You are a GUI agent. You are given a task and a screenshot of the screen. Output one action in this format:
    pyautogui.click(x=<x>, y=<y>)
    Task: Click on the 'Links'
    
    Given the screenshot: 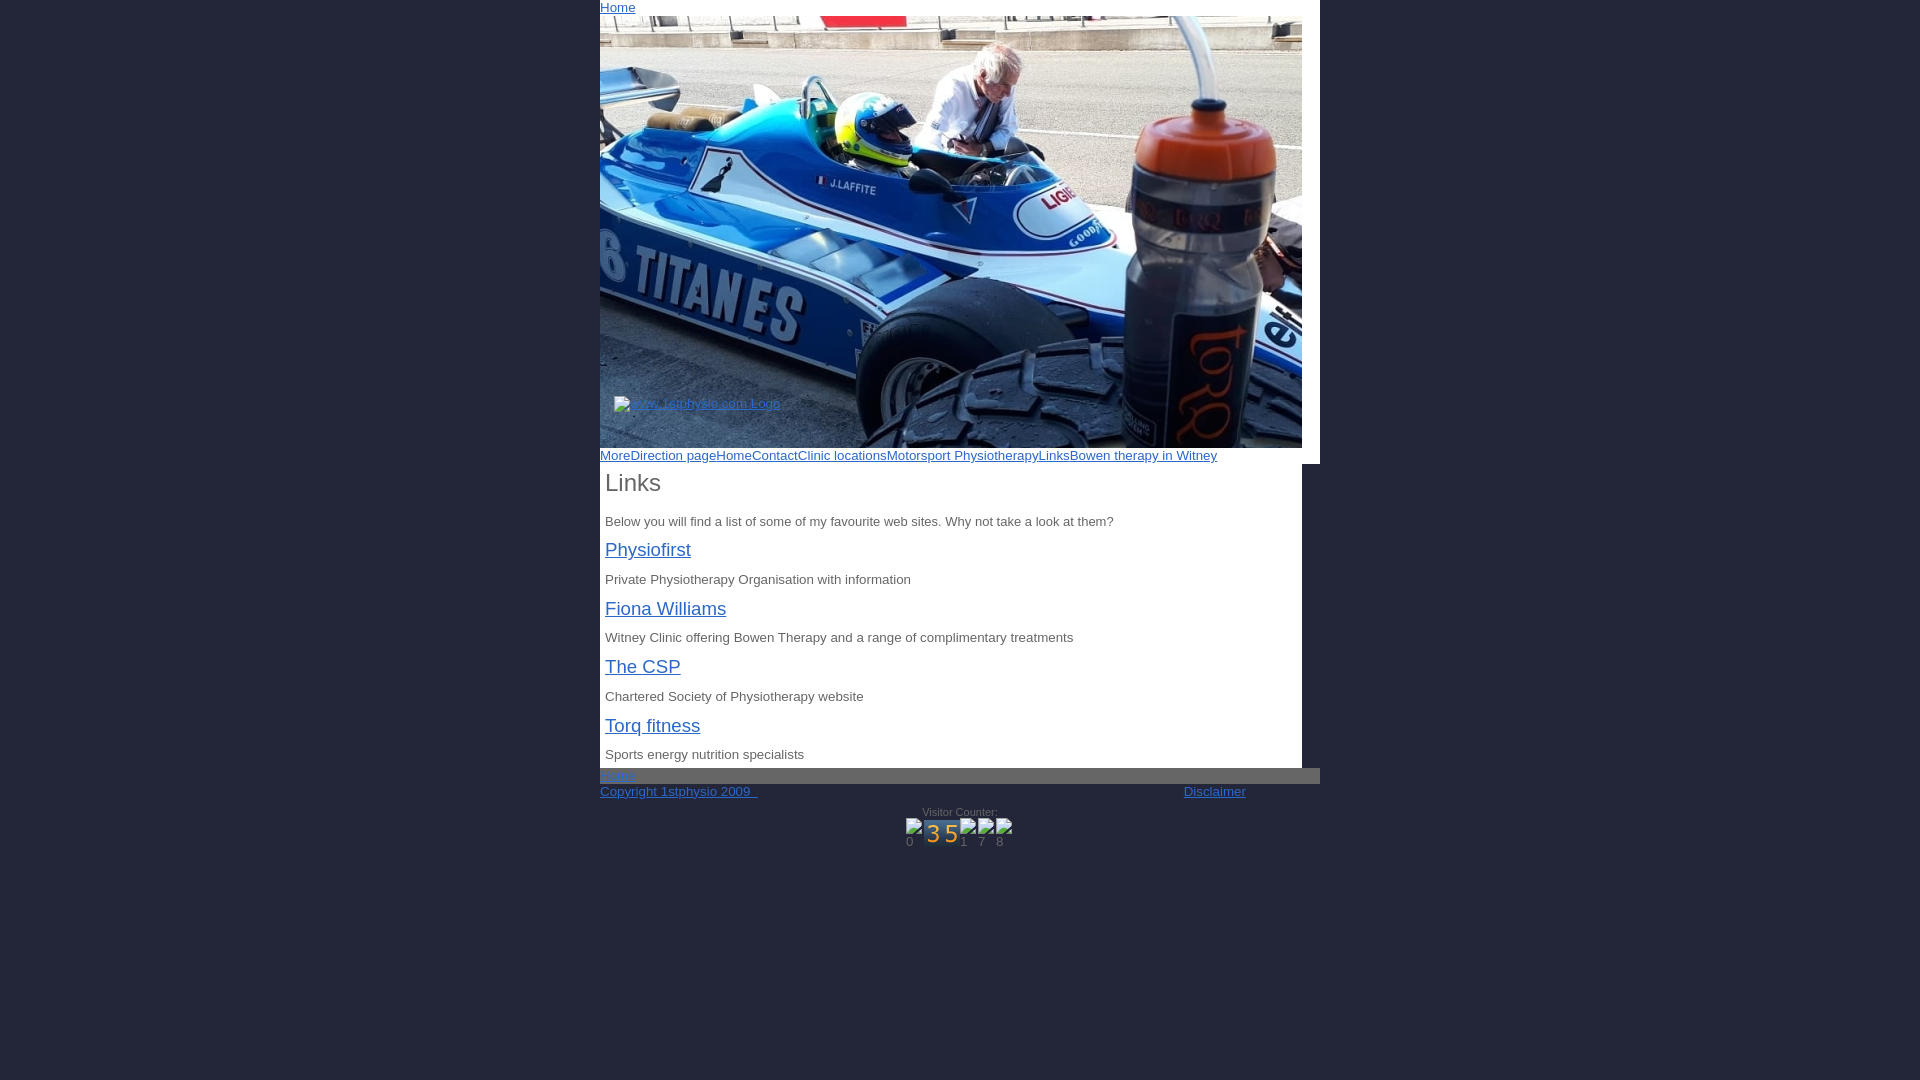 What is the action you would take?
    pyautogui.click(x=1053, y=455)
    